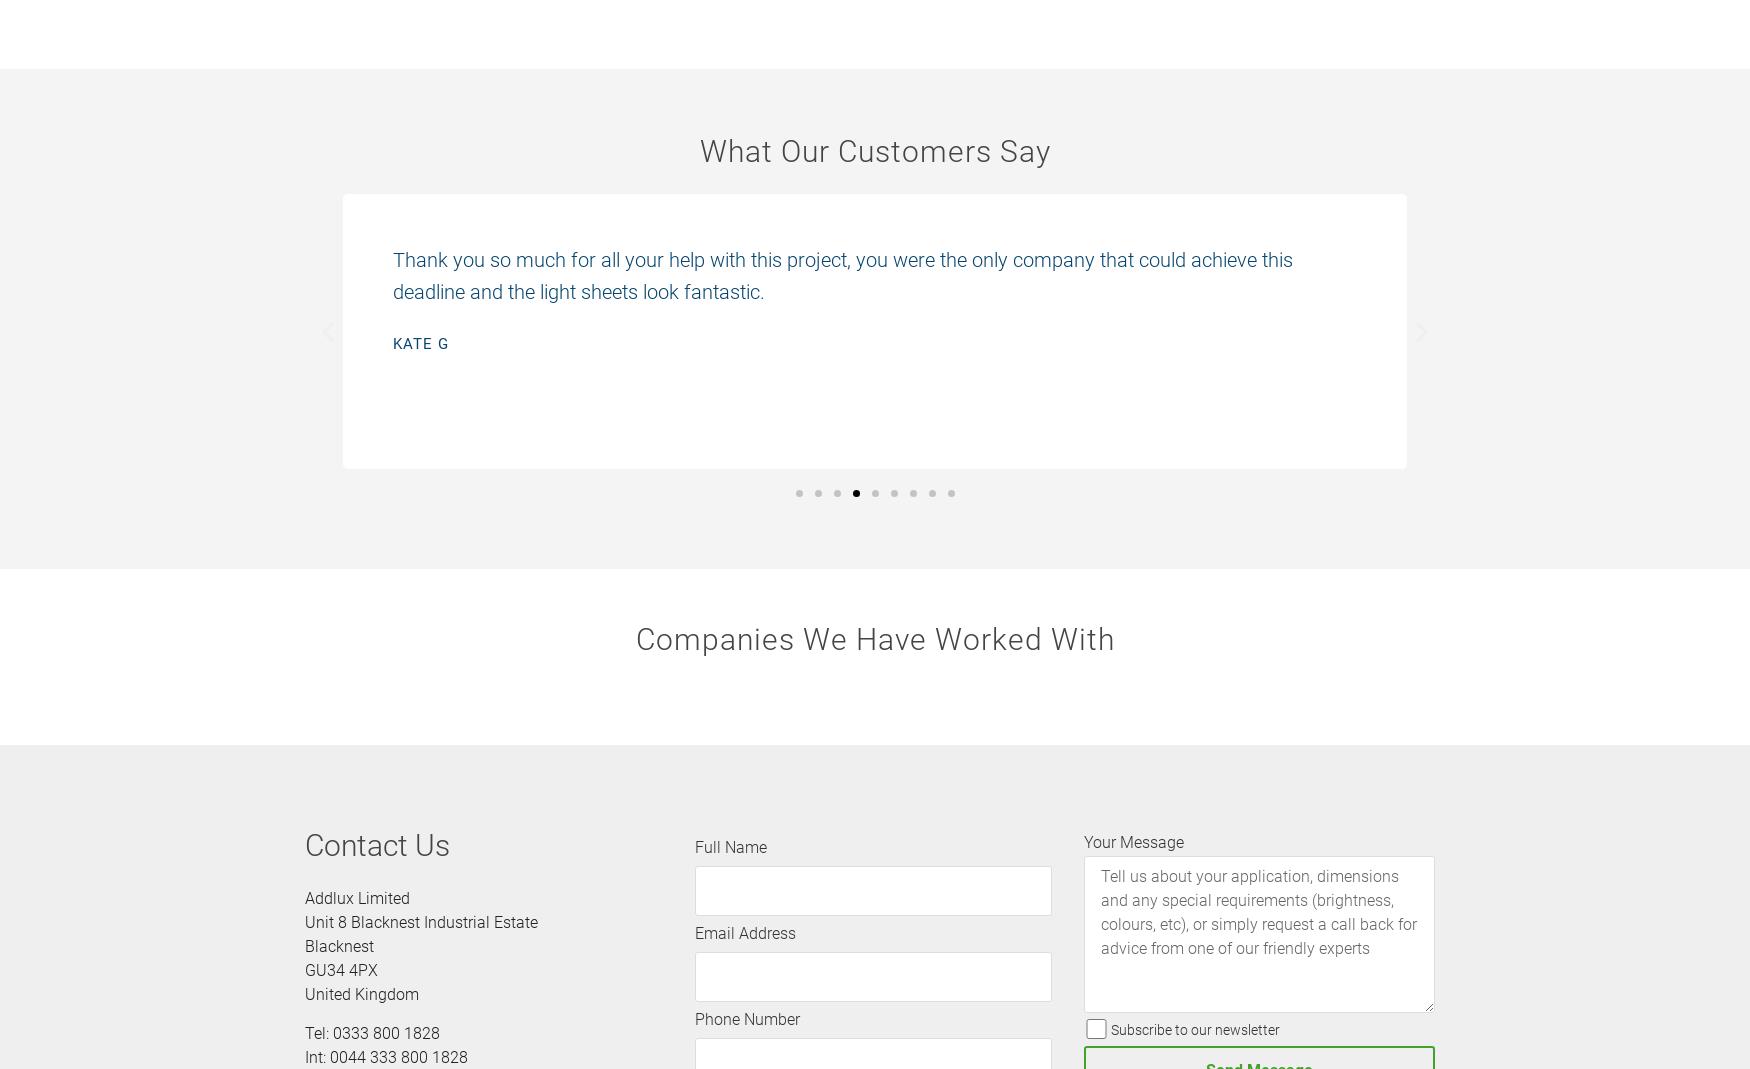 This screenshot has width=1750, height=1069. What do you see at coordinates (1194, 1029) in the screenshot?
I see `'Subscribe to our newsletter'` at bounding box center [1194, 1029].